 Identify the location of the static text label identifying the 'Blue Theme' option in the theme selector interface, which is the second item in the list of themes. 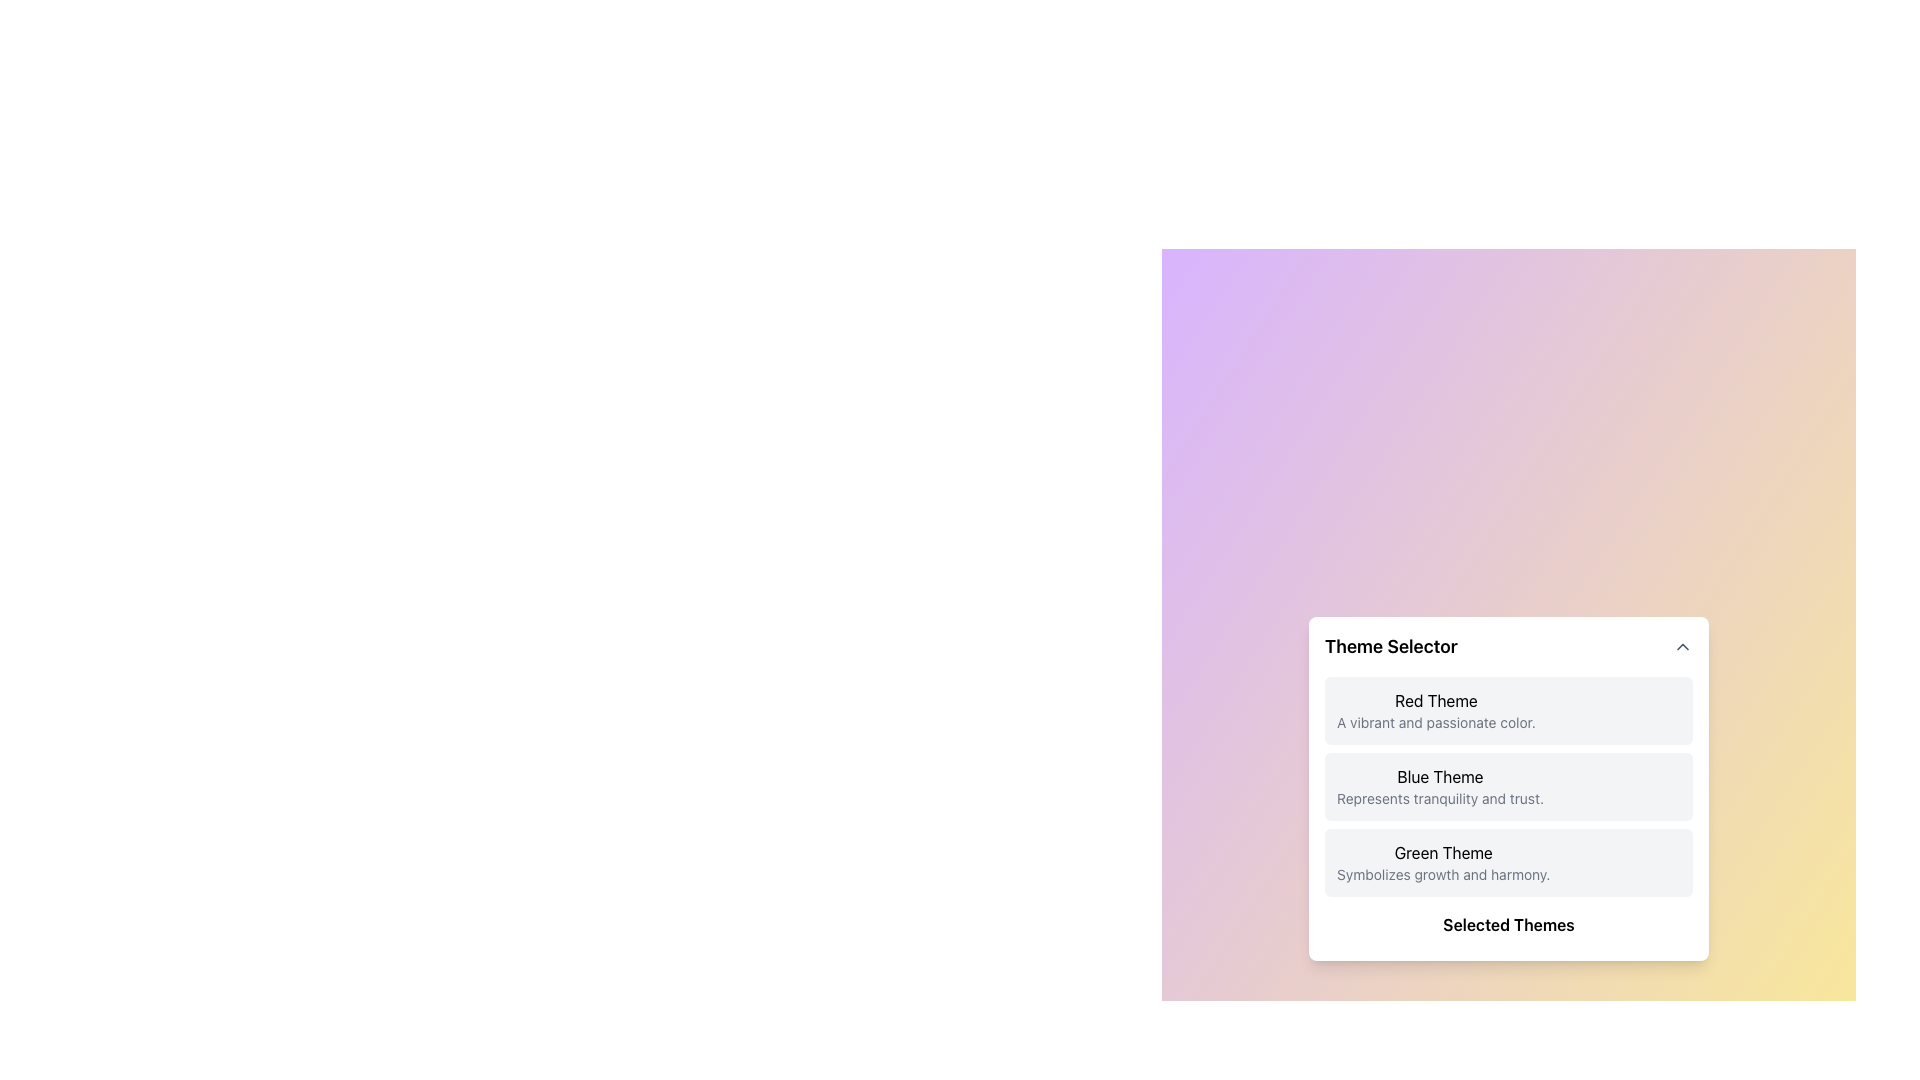
(1440, 775).